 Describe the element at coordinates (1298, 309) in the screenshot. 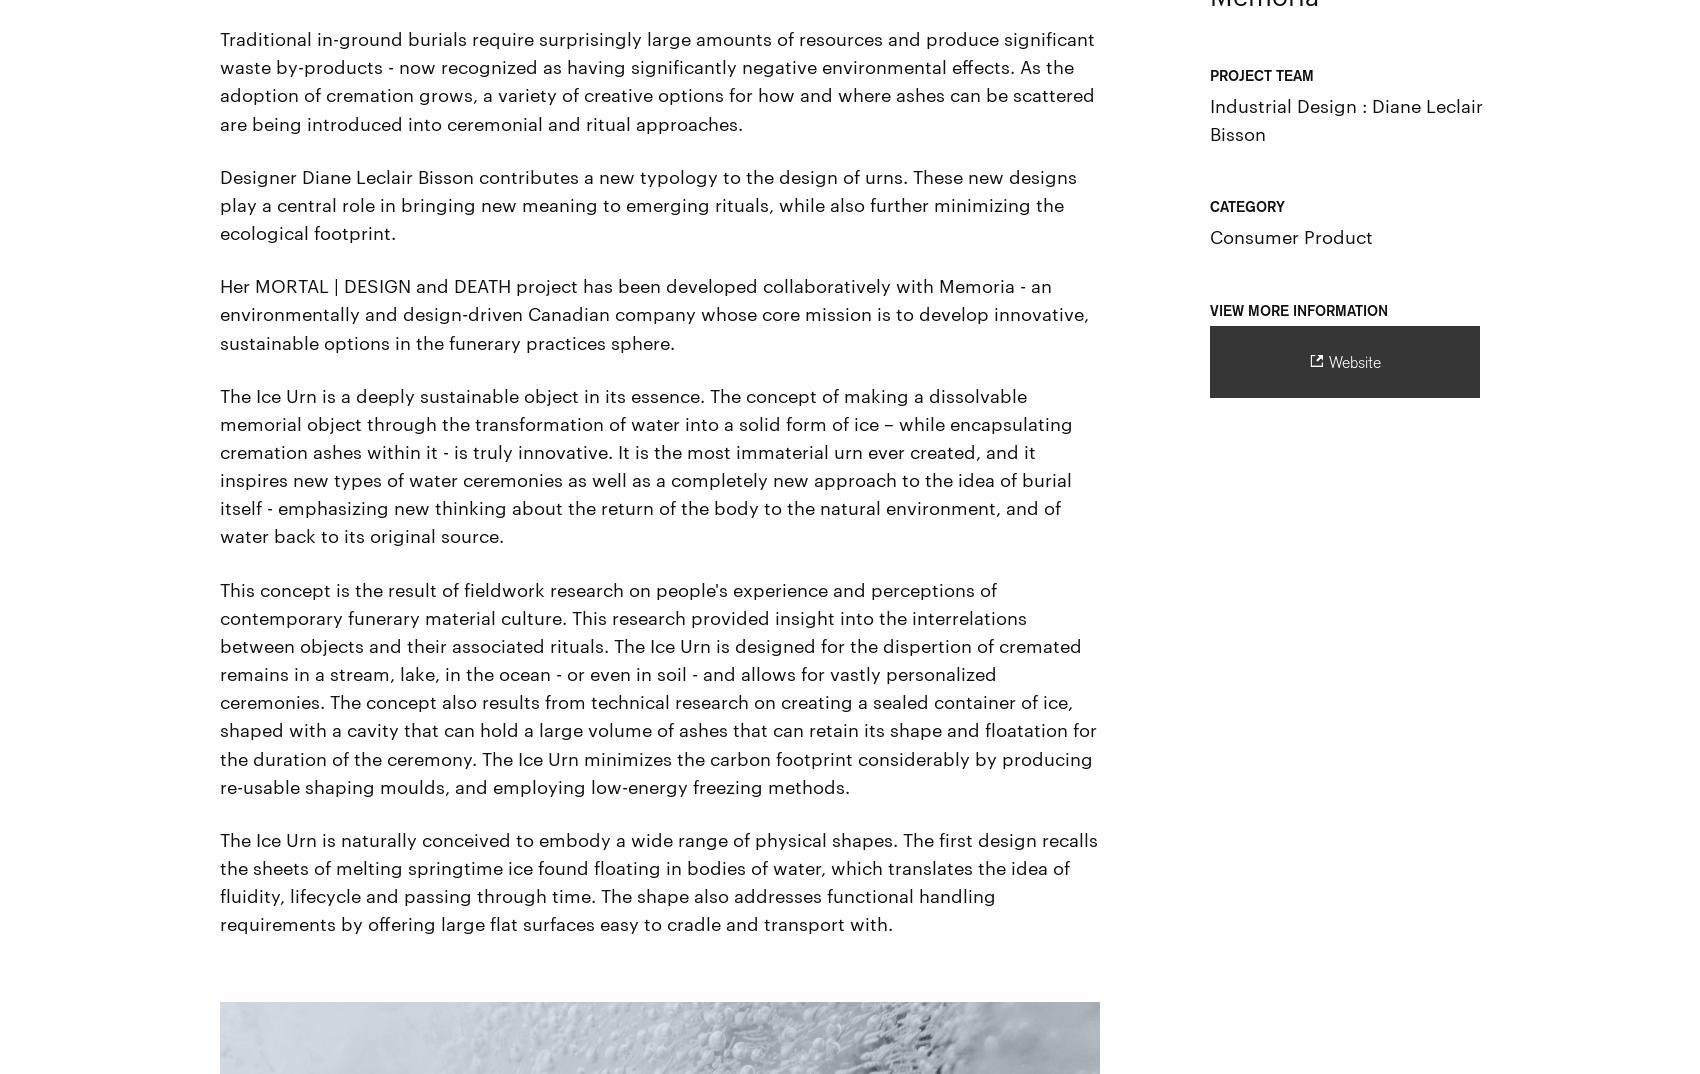

I see `'View More Information'` at that location.